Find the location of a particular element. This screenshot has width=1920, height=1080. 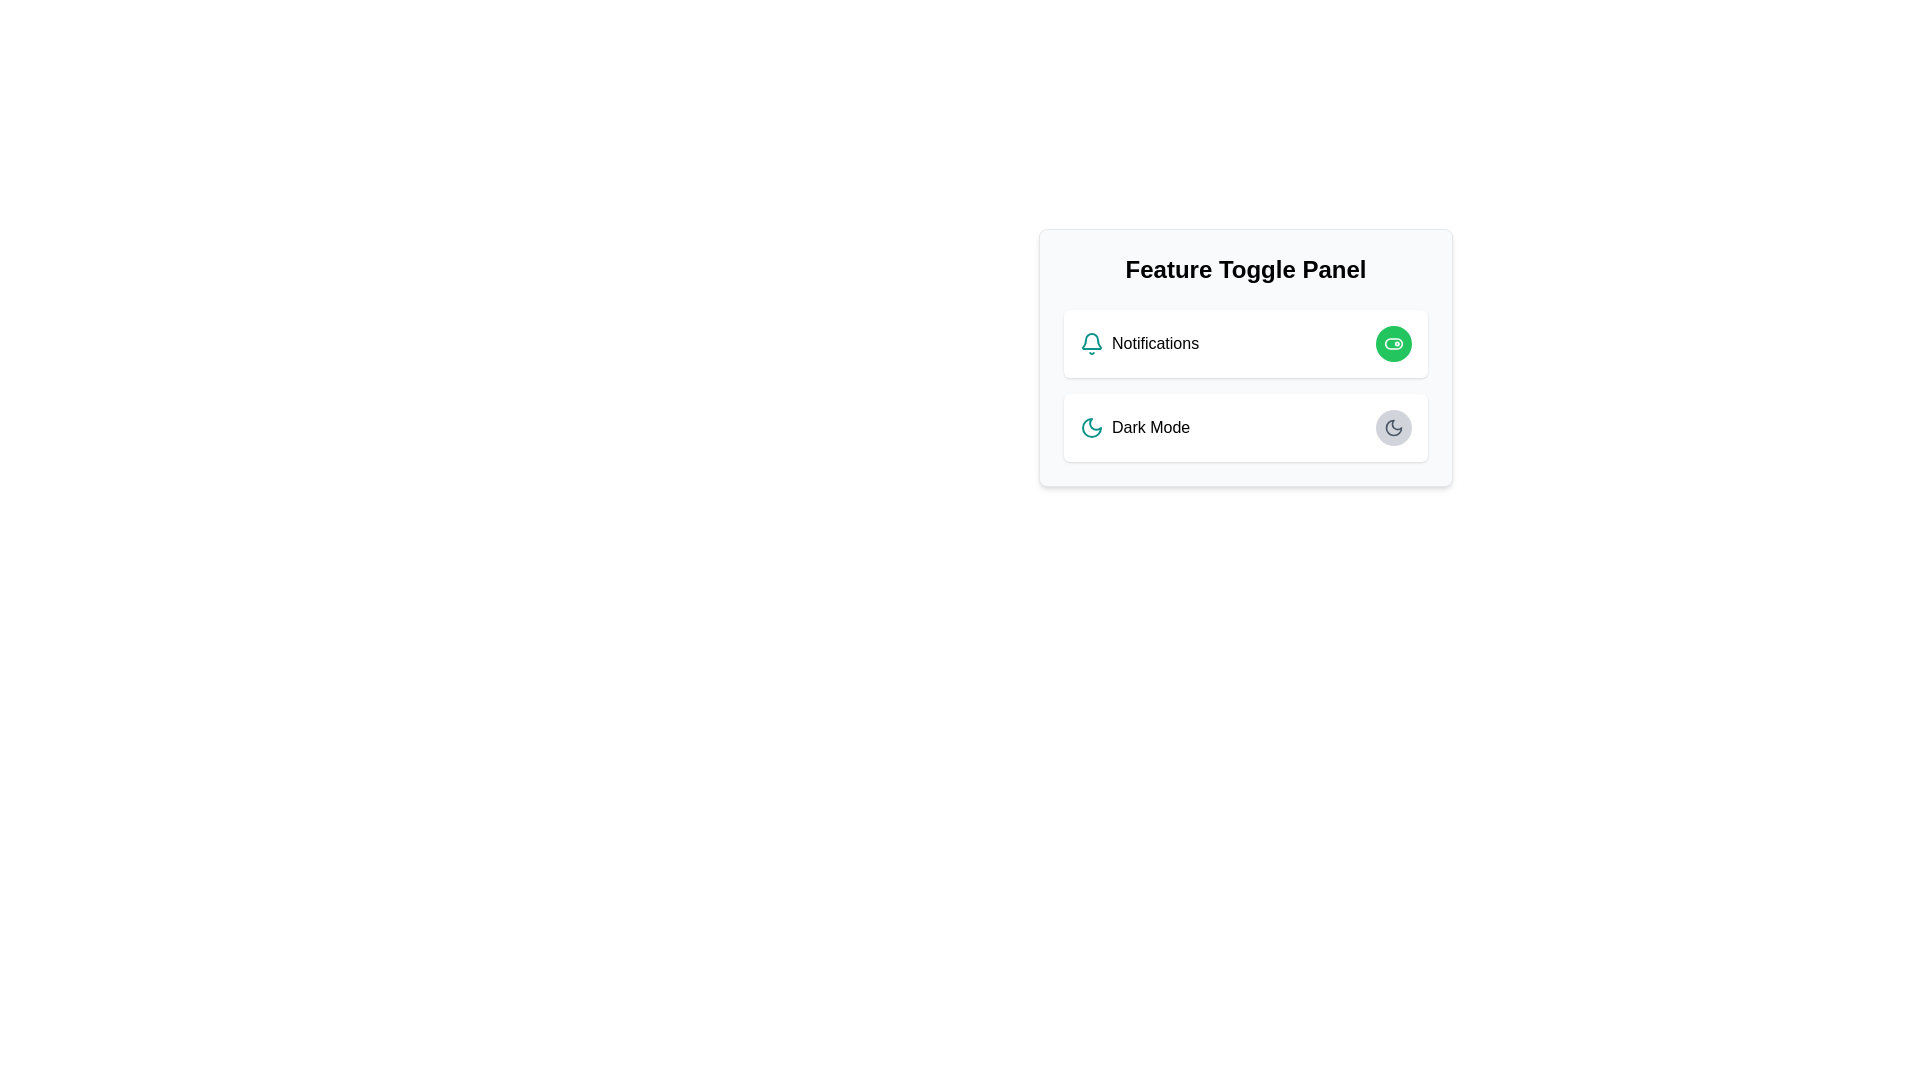

the dark mode toggle icon located to the left of the 'Dark Mode' label is located at coordinates (1090, 427).